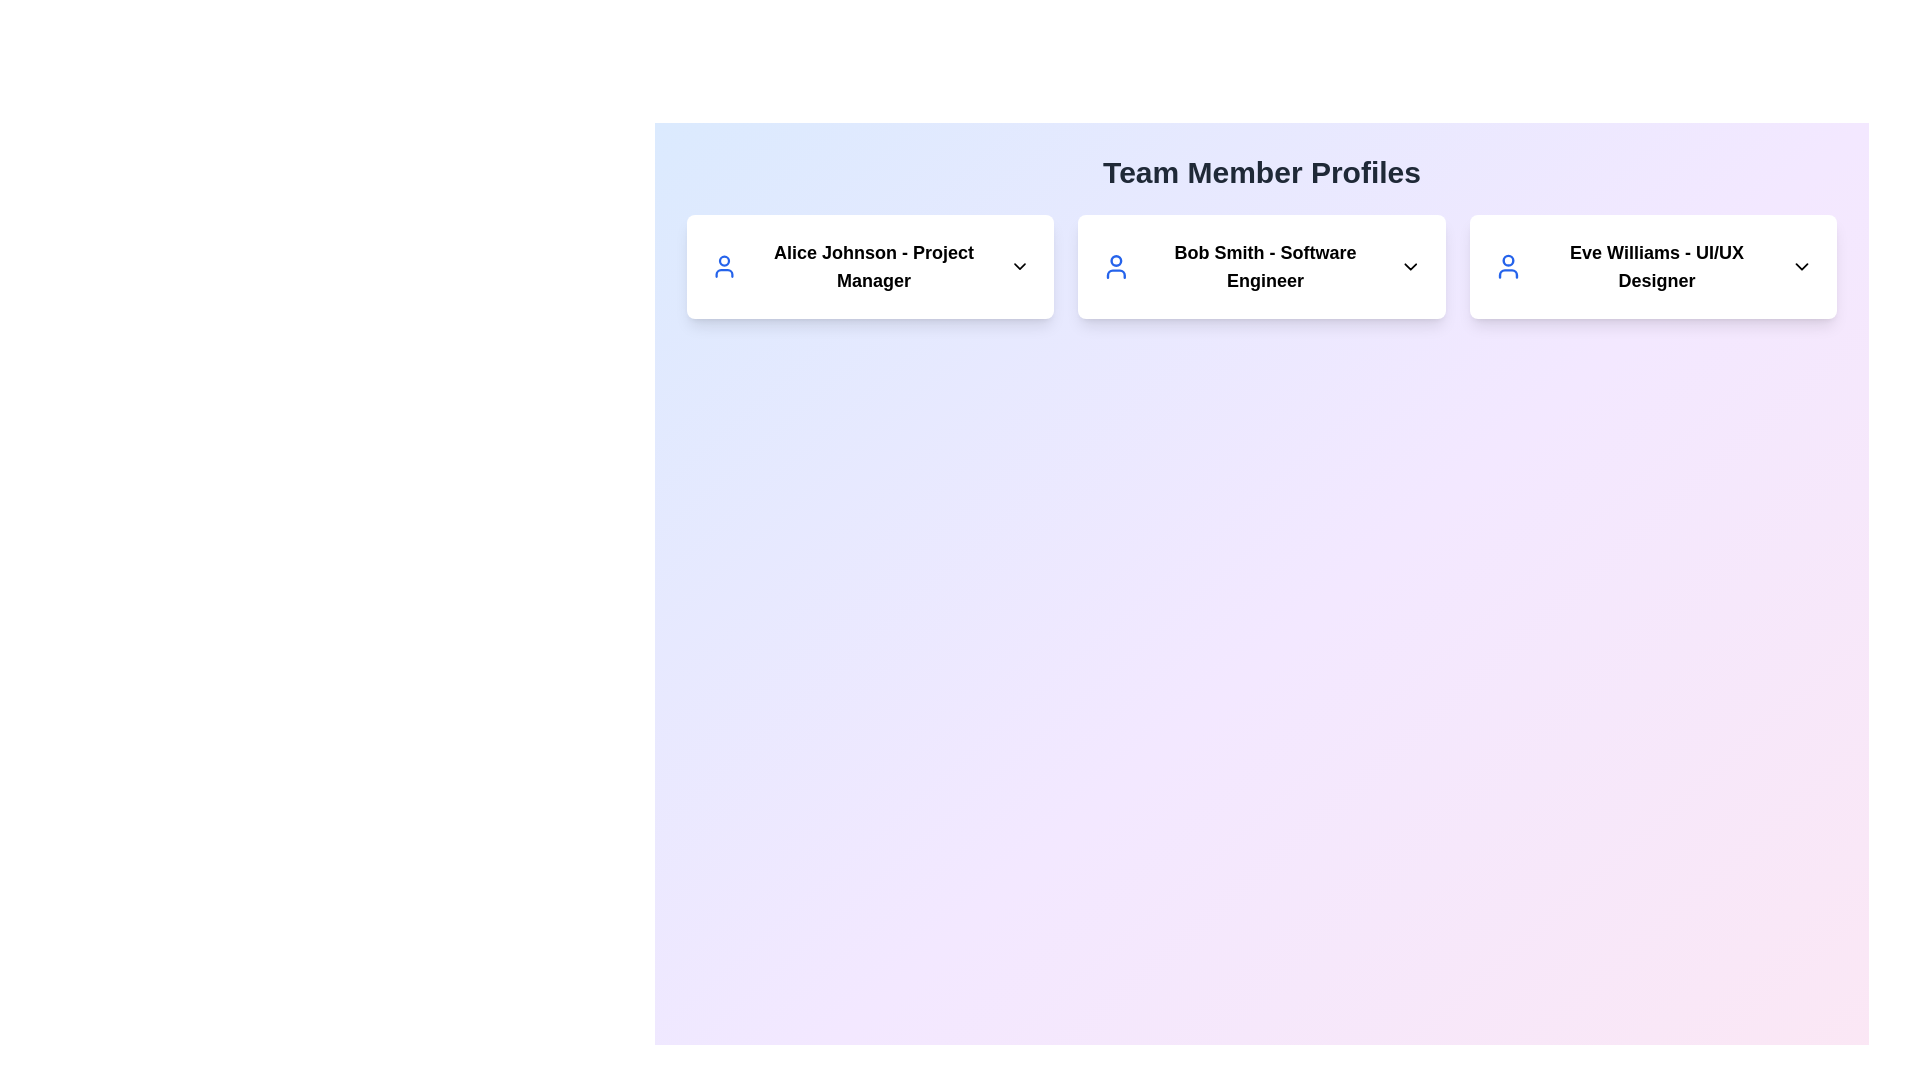 The height and width of the screenshot is (1080, 1920). I want to click on the downward-pointing chevron icon located to the right of the text 'Eve Williams - UI/UX Designer', so click(1801, 265).